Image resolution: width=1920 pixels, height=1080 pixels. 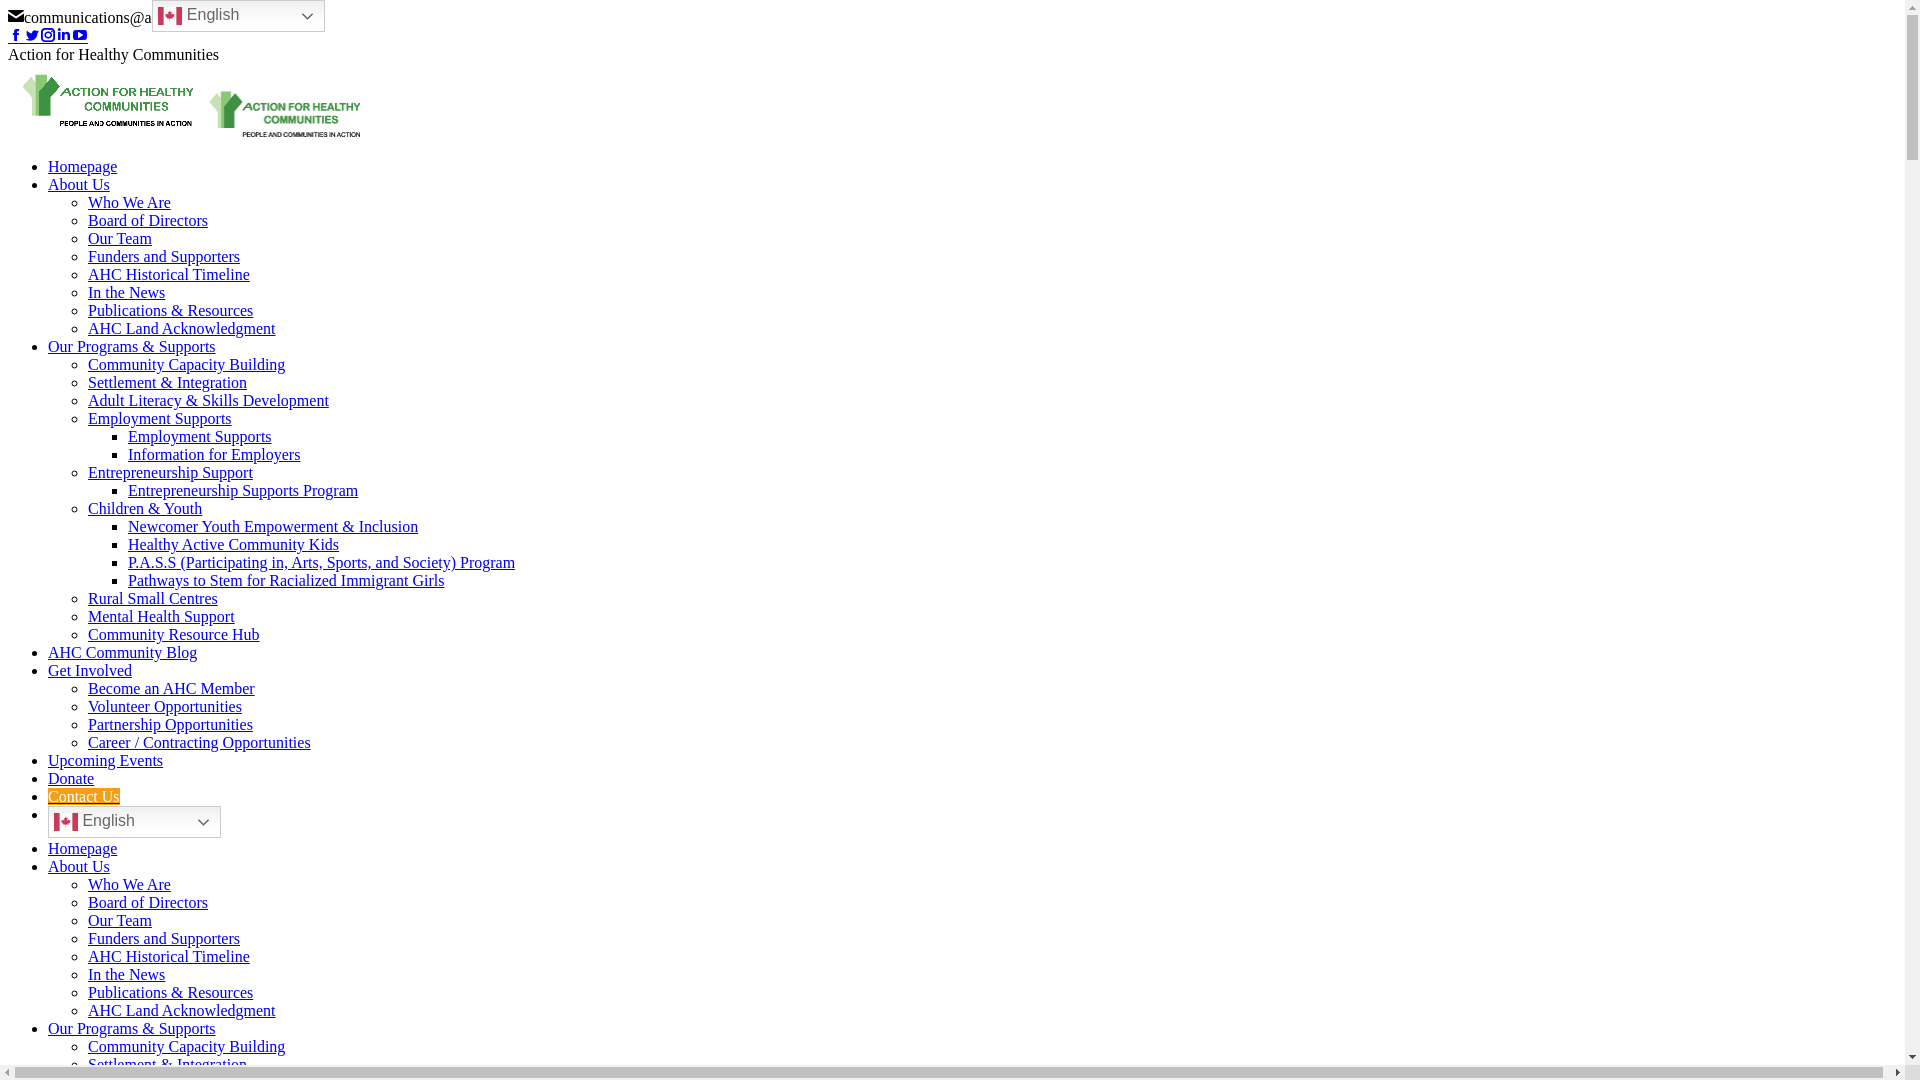 I want to click on 'Career / Contracting Opportunities', so click(x=199, y=742).